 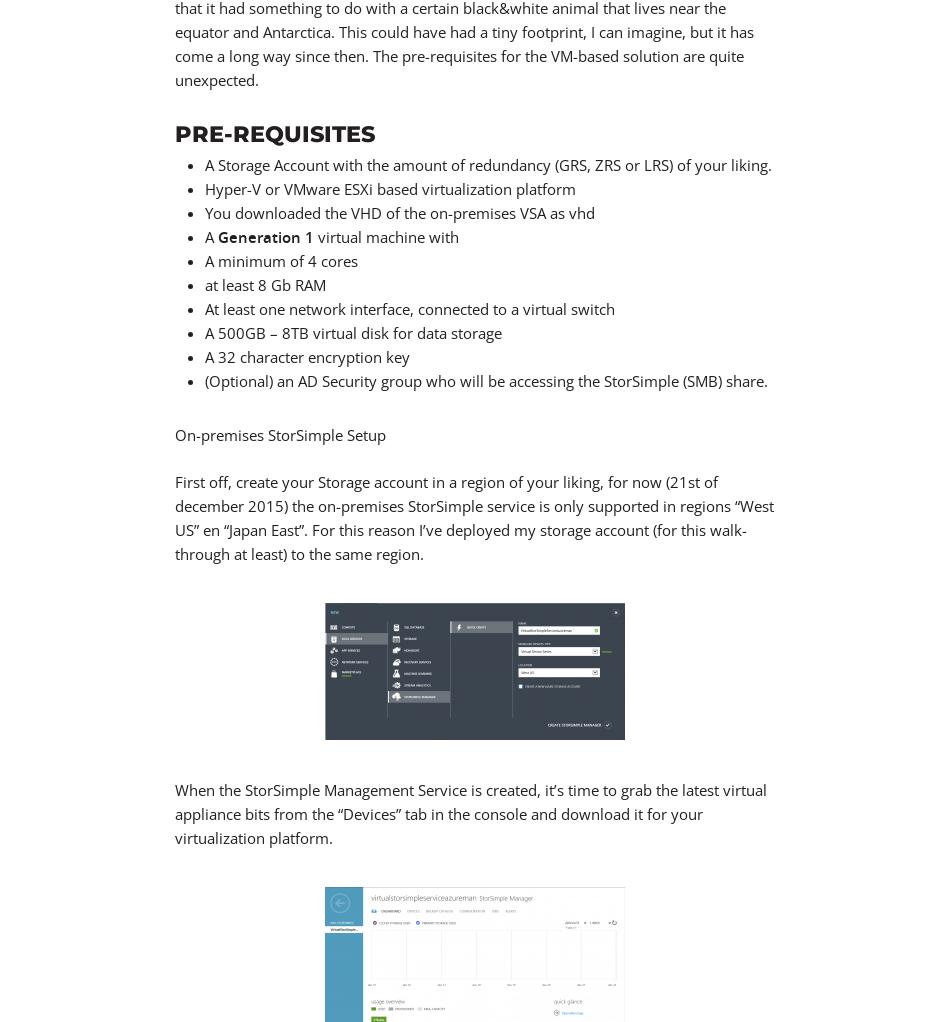 I want to click on 'When the StorSimple Management Service is created, it’s time to grab the latest virtual appliance bits from the “Devices” tab in the console and download it for your virtualization platform.', so click(x=470, y=812).